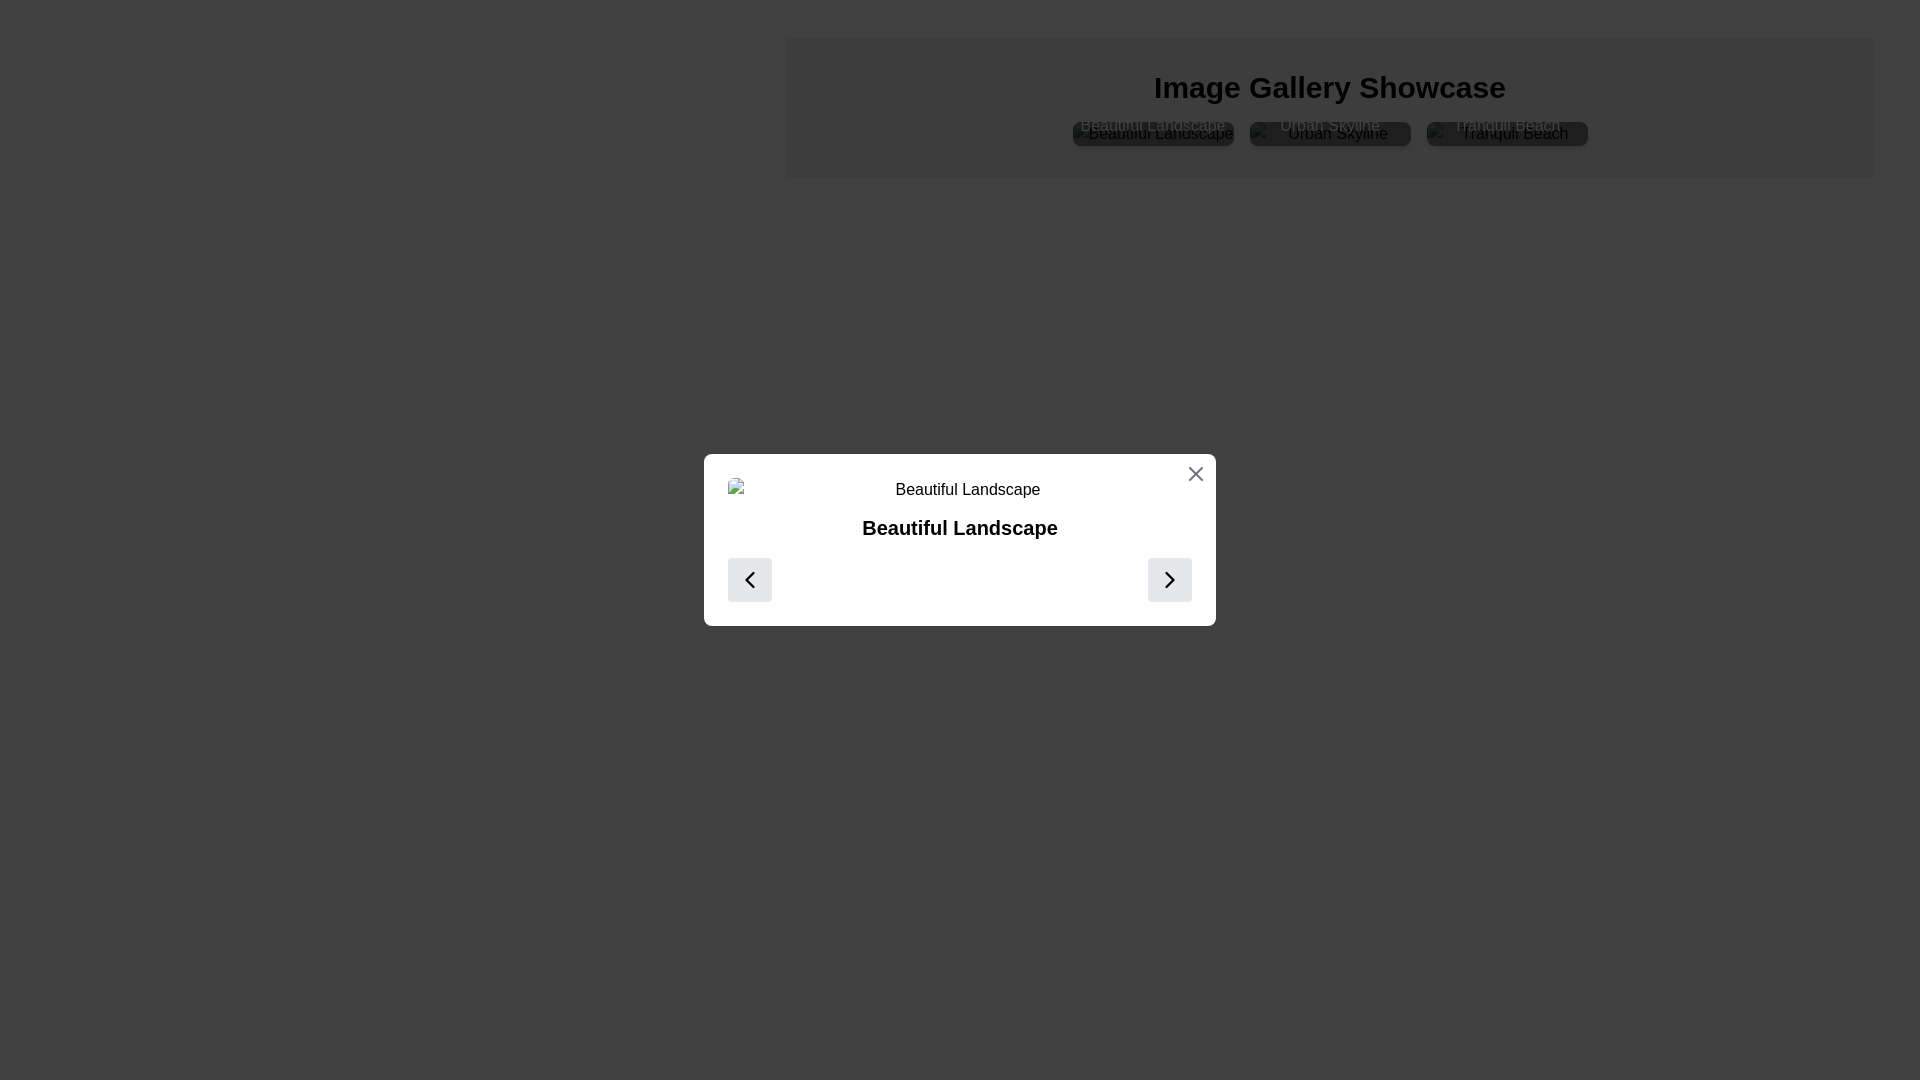  I want to click on the text label displaying 'Beautiful Landscape', which is centrally located below an image of a landscape and above navigation buttons, so click(960, 527).